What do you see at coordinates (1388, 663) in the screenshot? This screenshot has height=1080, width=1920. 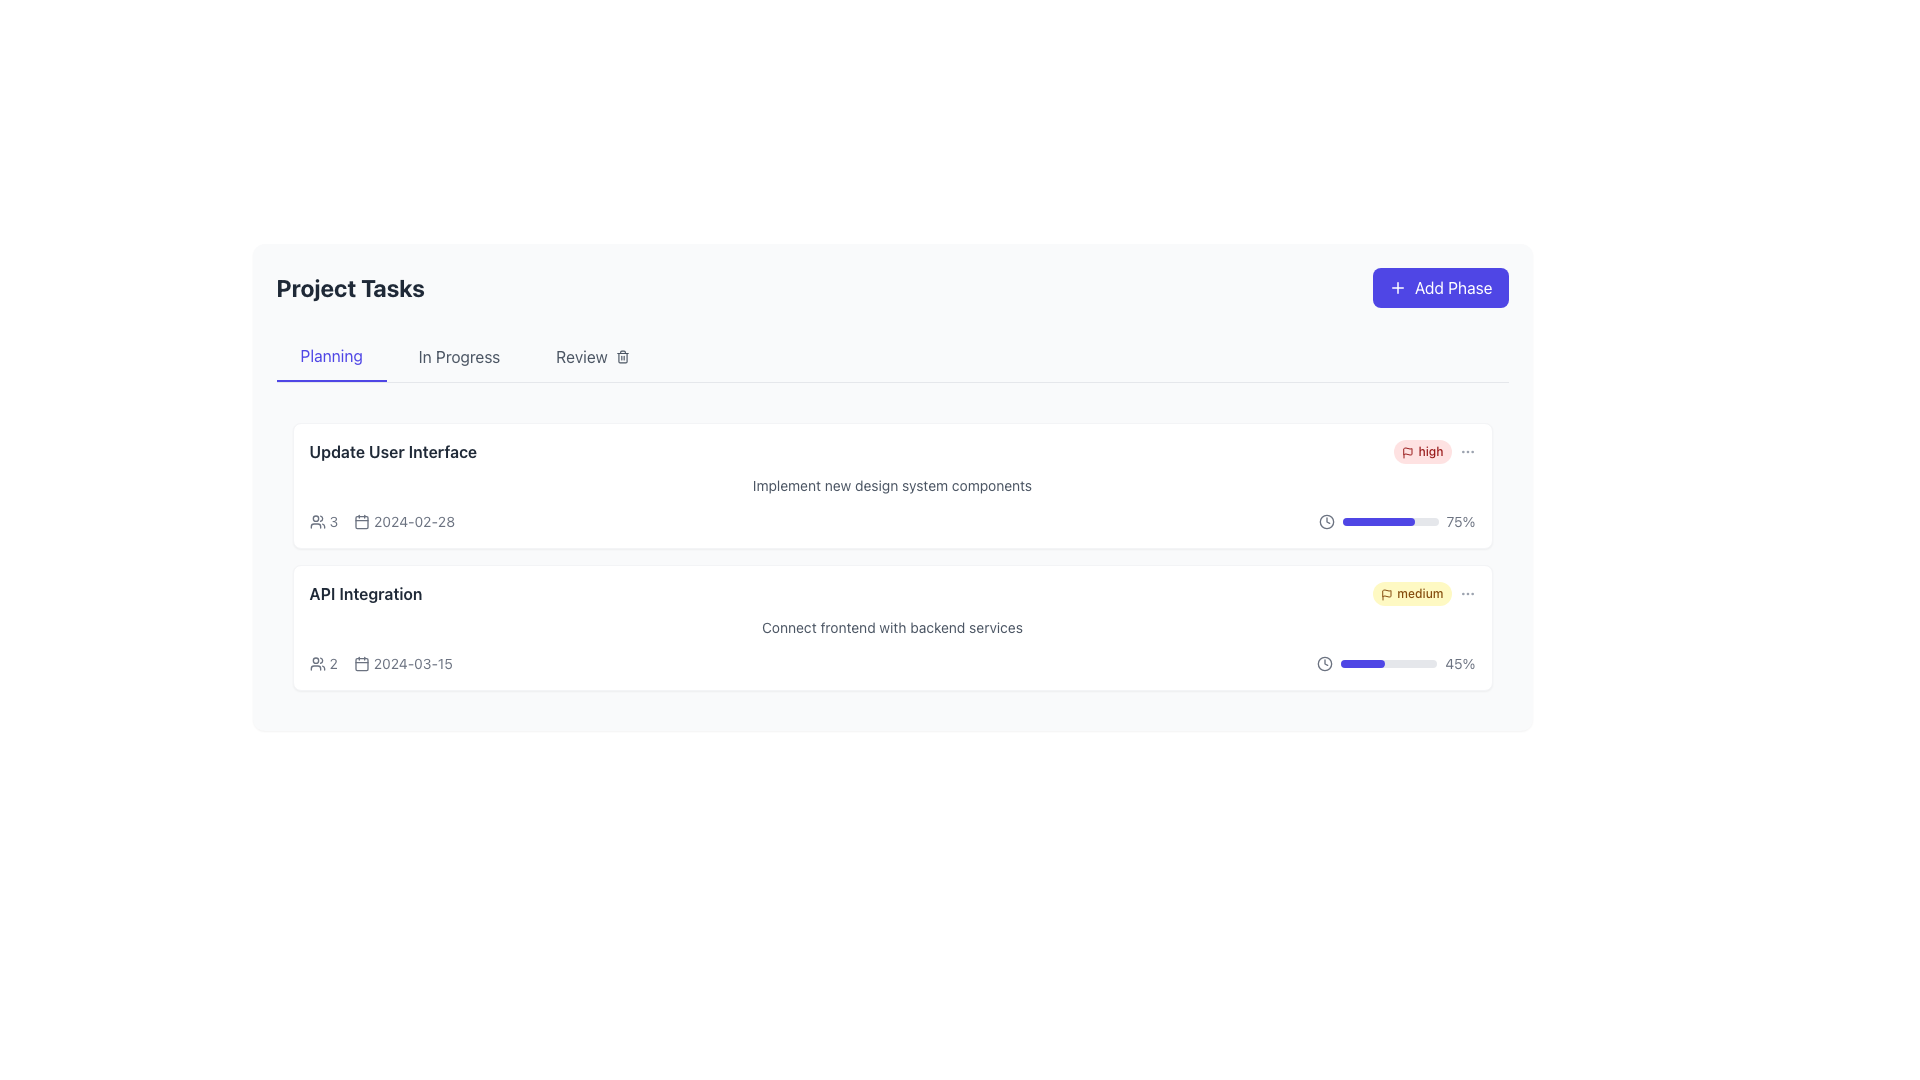 I see `the Progress Bar that represents 45% completion, located below the 'API Integration' task in the second row of the task list` at bounding box center [1388, 663].